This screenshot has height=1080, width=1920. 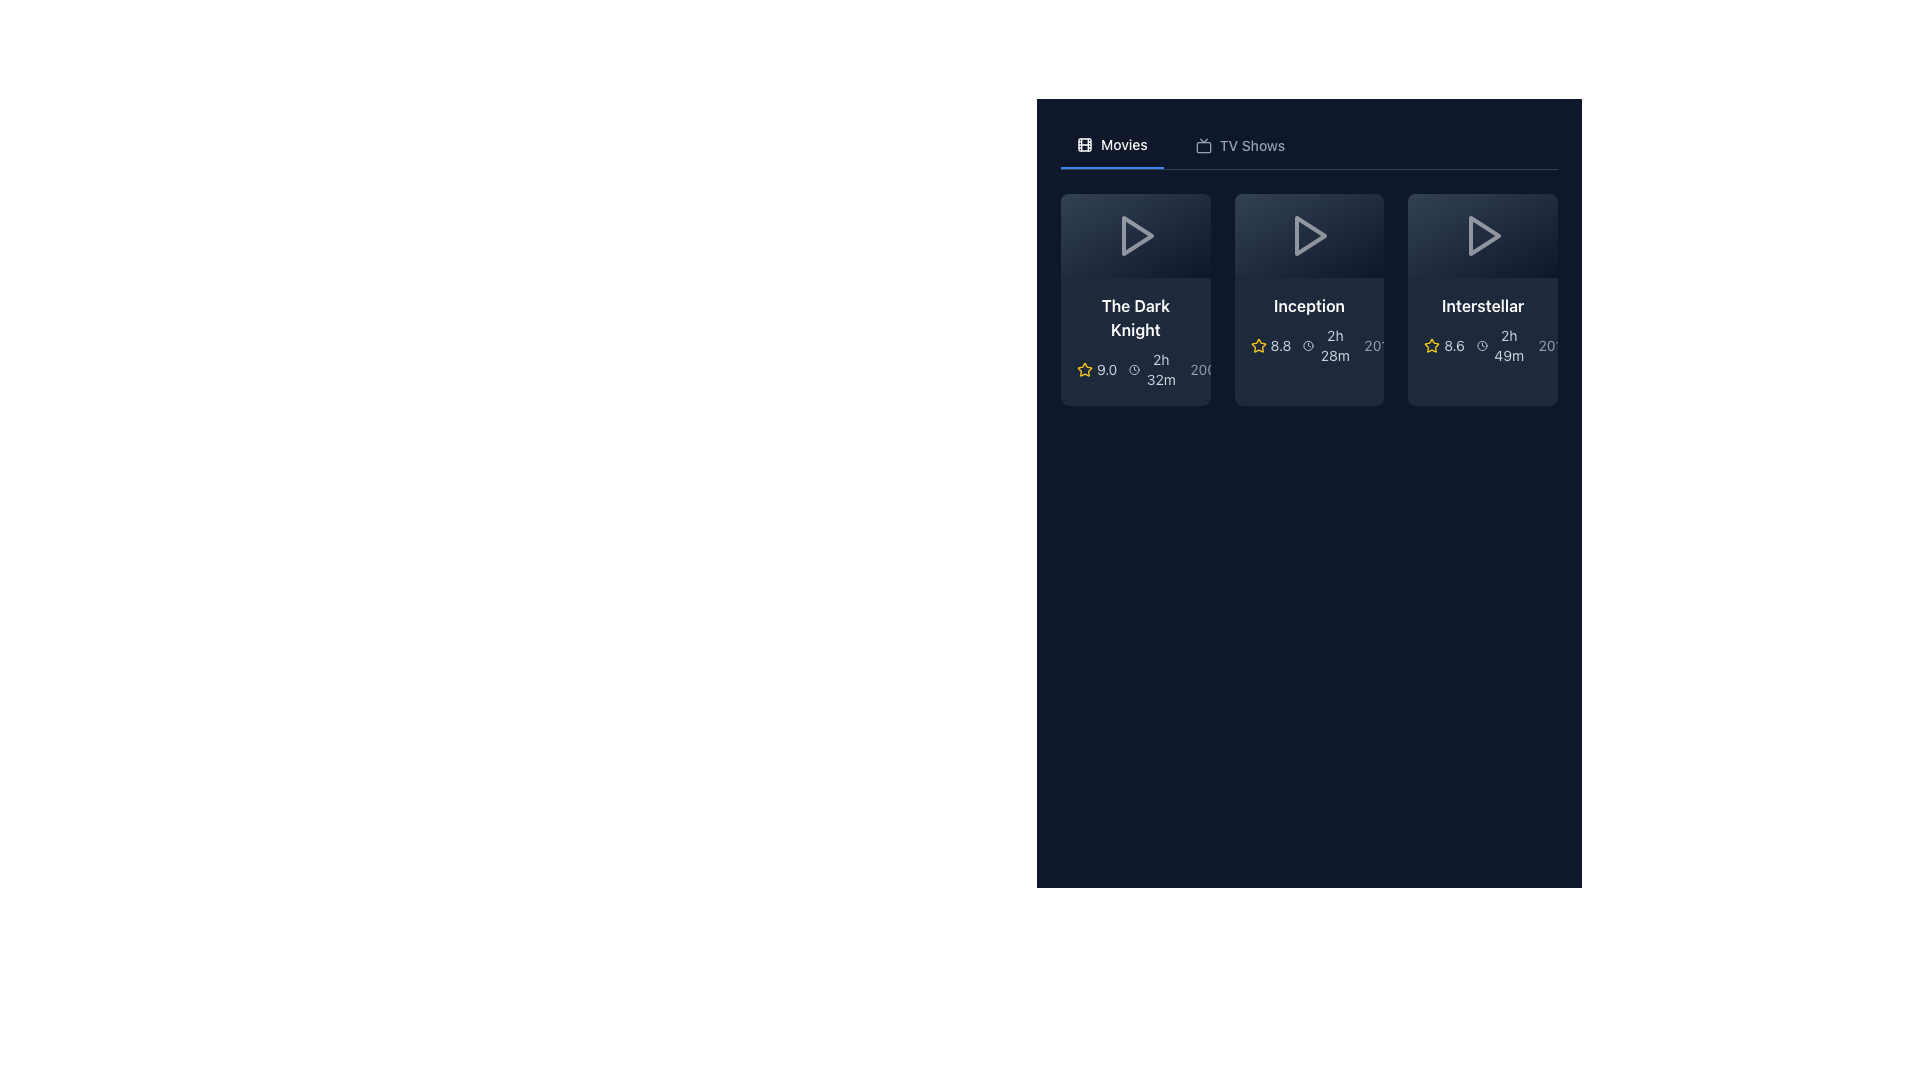 I want to click on the text element displaying the movie rating for 'Interstellar', located in the third column of the movie card grid, to provide users with feedback about the movie's quality, so click(x=1454, y=345).